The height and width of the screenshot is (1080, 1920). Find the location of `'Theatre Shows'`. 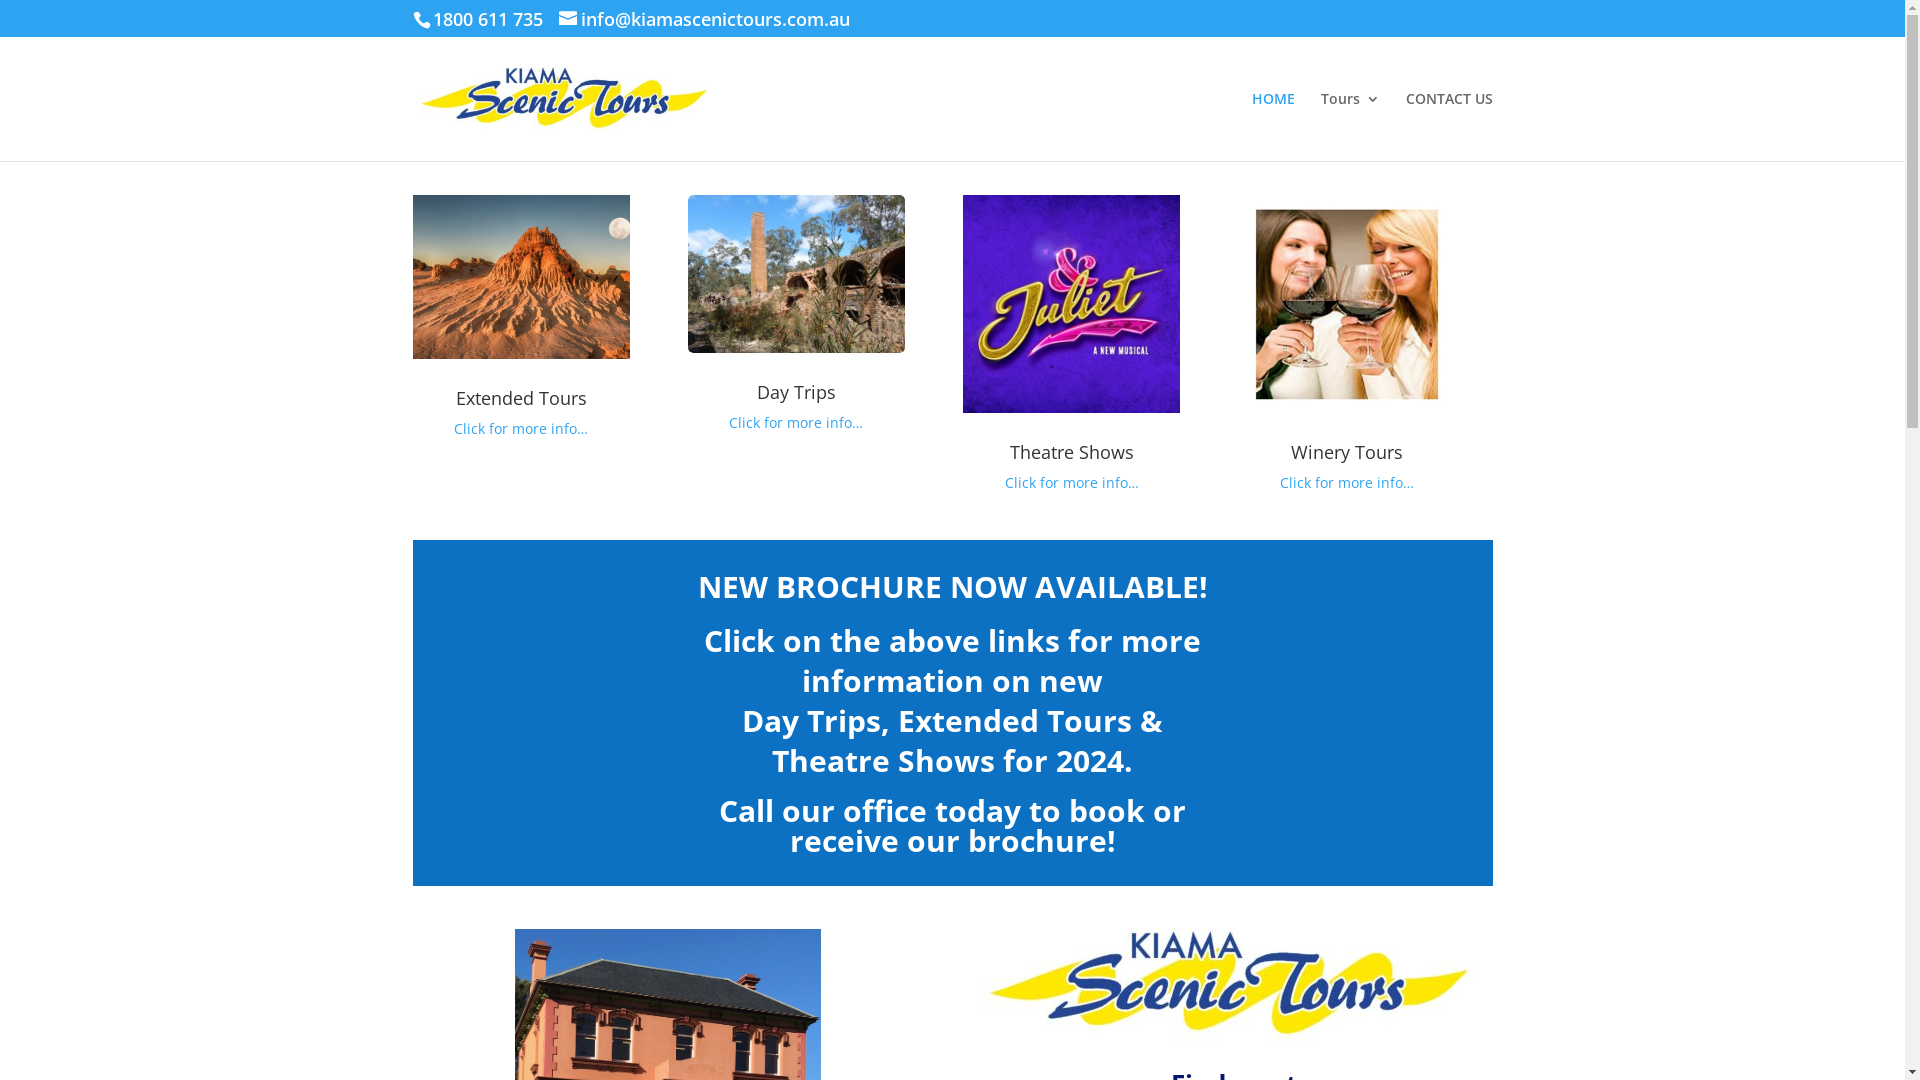

'Theatre Shows' is located at coordinates (1070, 451).